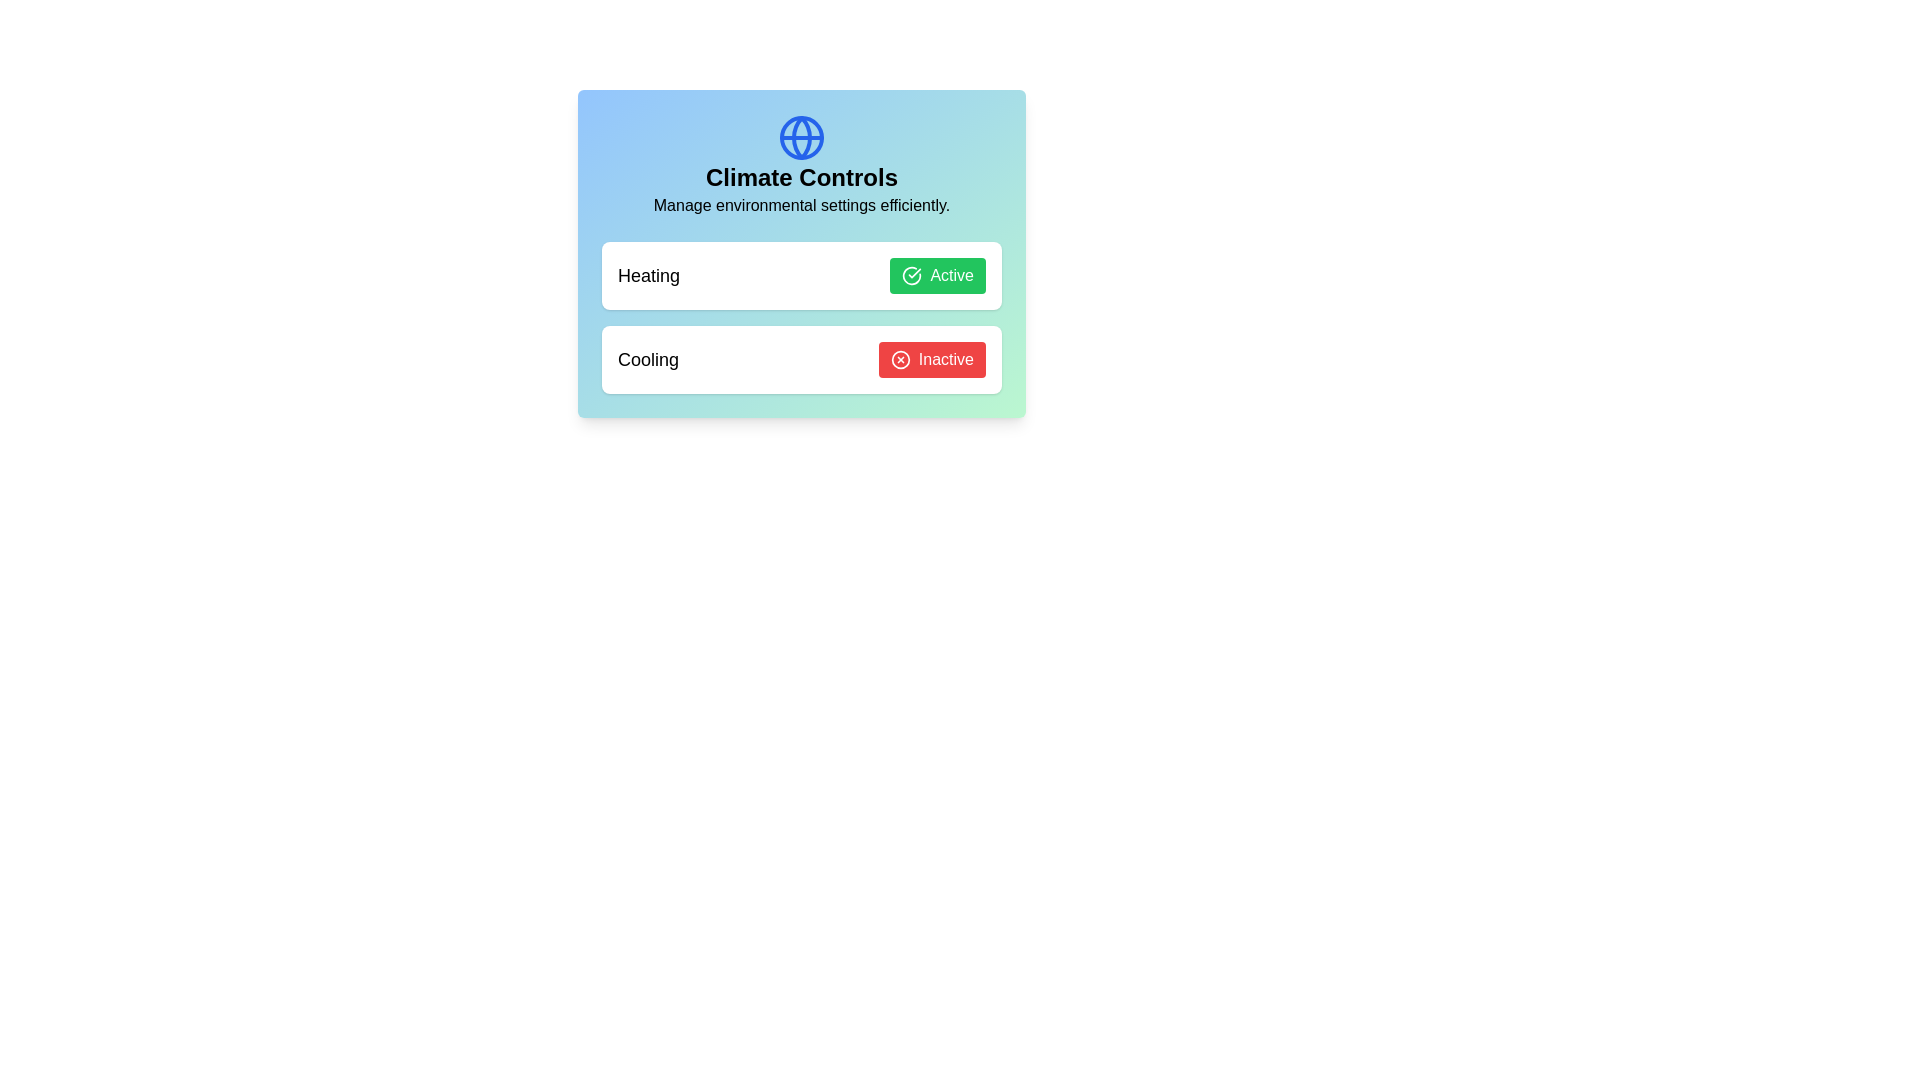  I want to click on the 'Cooling' button to toggle its state, so click(930, 358).